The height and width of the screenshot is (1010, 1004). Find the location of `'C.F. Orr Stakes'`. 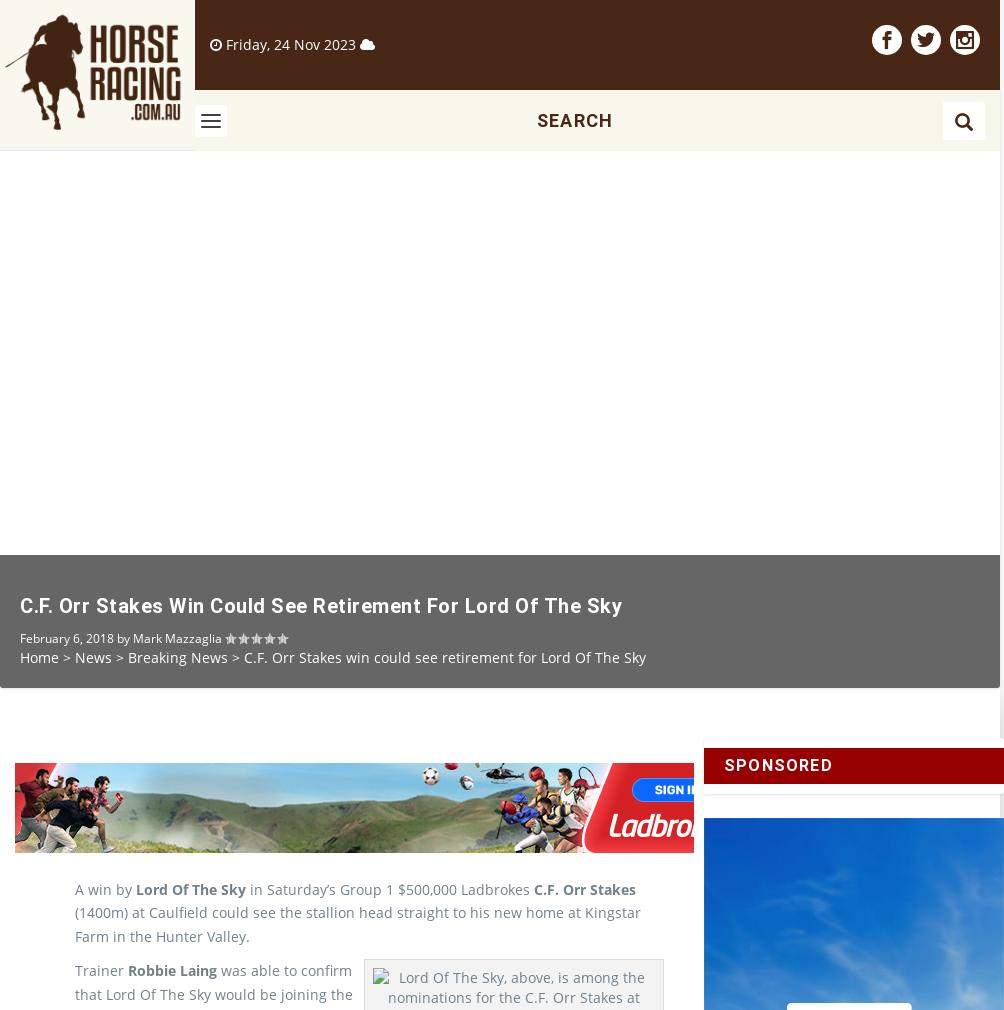

'C.F. Orr Stakes' is located at coordinates (585, 923).